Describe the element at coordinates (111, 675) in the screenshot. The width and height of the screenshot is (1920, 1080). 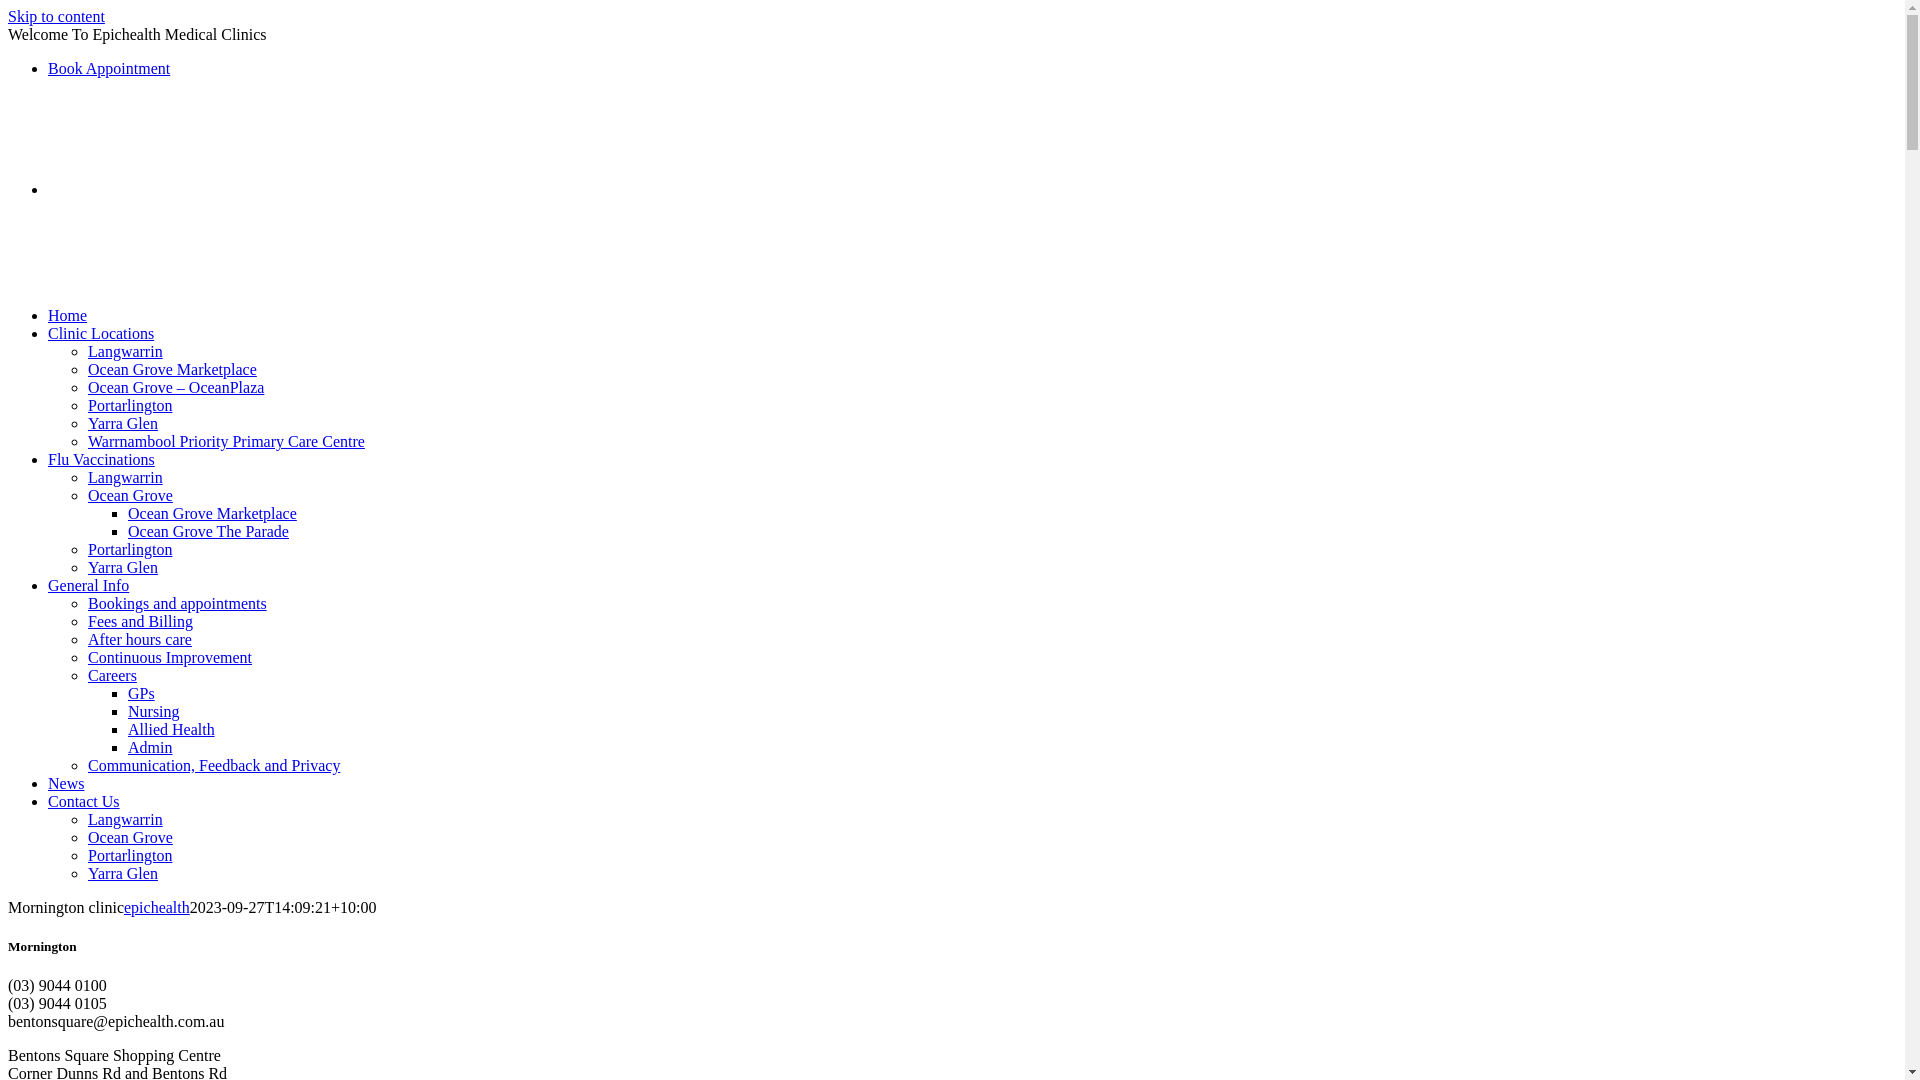
I see `'Careers'` at that location.